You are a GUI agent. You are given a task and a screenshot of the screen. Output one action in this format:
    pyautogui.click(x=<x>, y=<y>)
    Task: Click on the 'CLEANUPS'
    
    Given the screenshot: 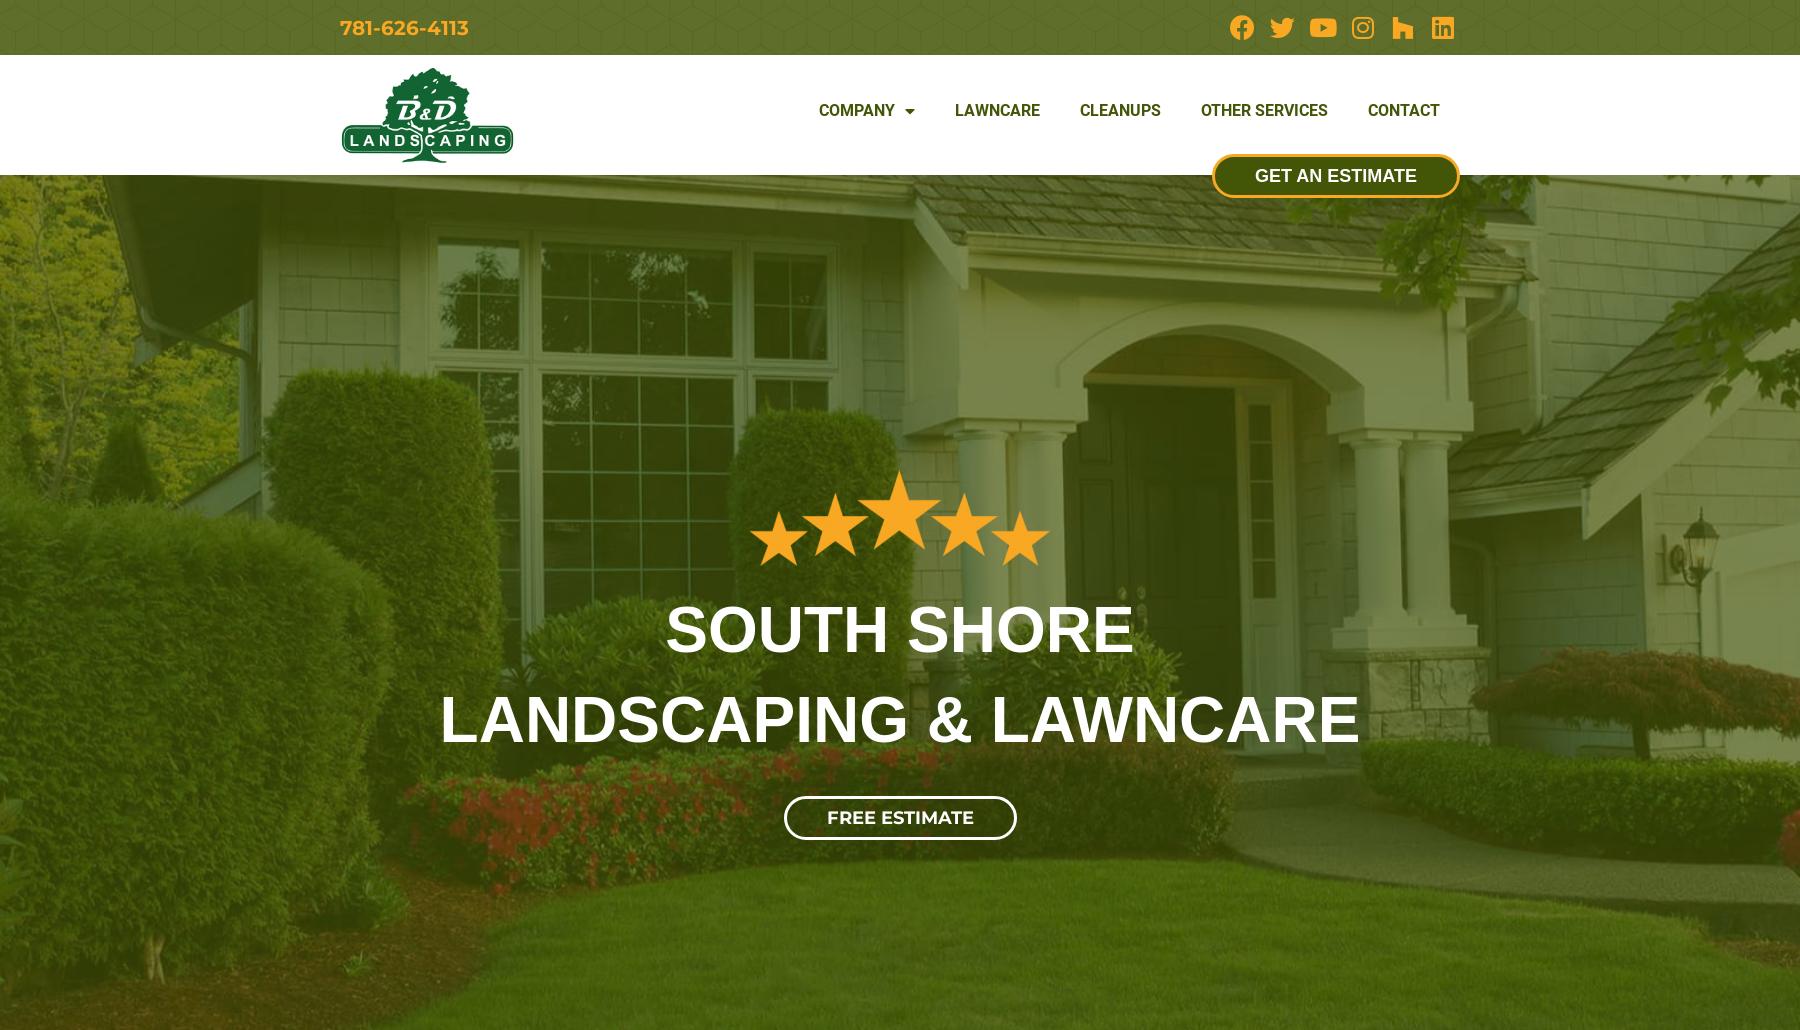 What is the action you would take?
    pyautogui.click(x=1080, y=108)
    